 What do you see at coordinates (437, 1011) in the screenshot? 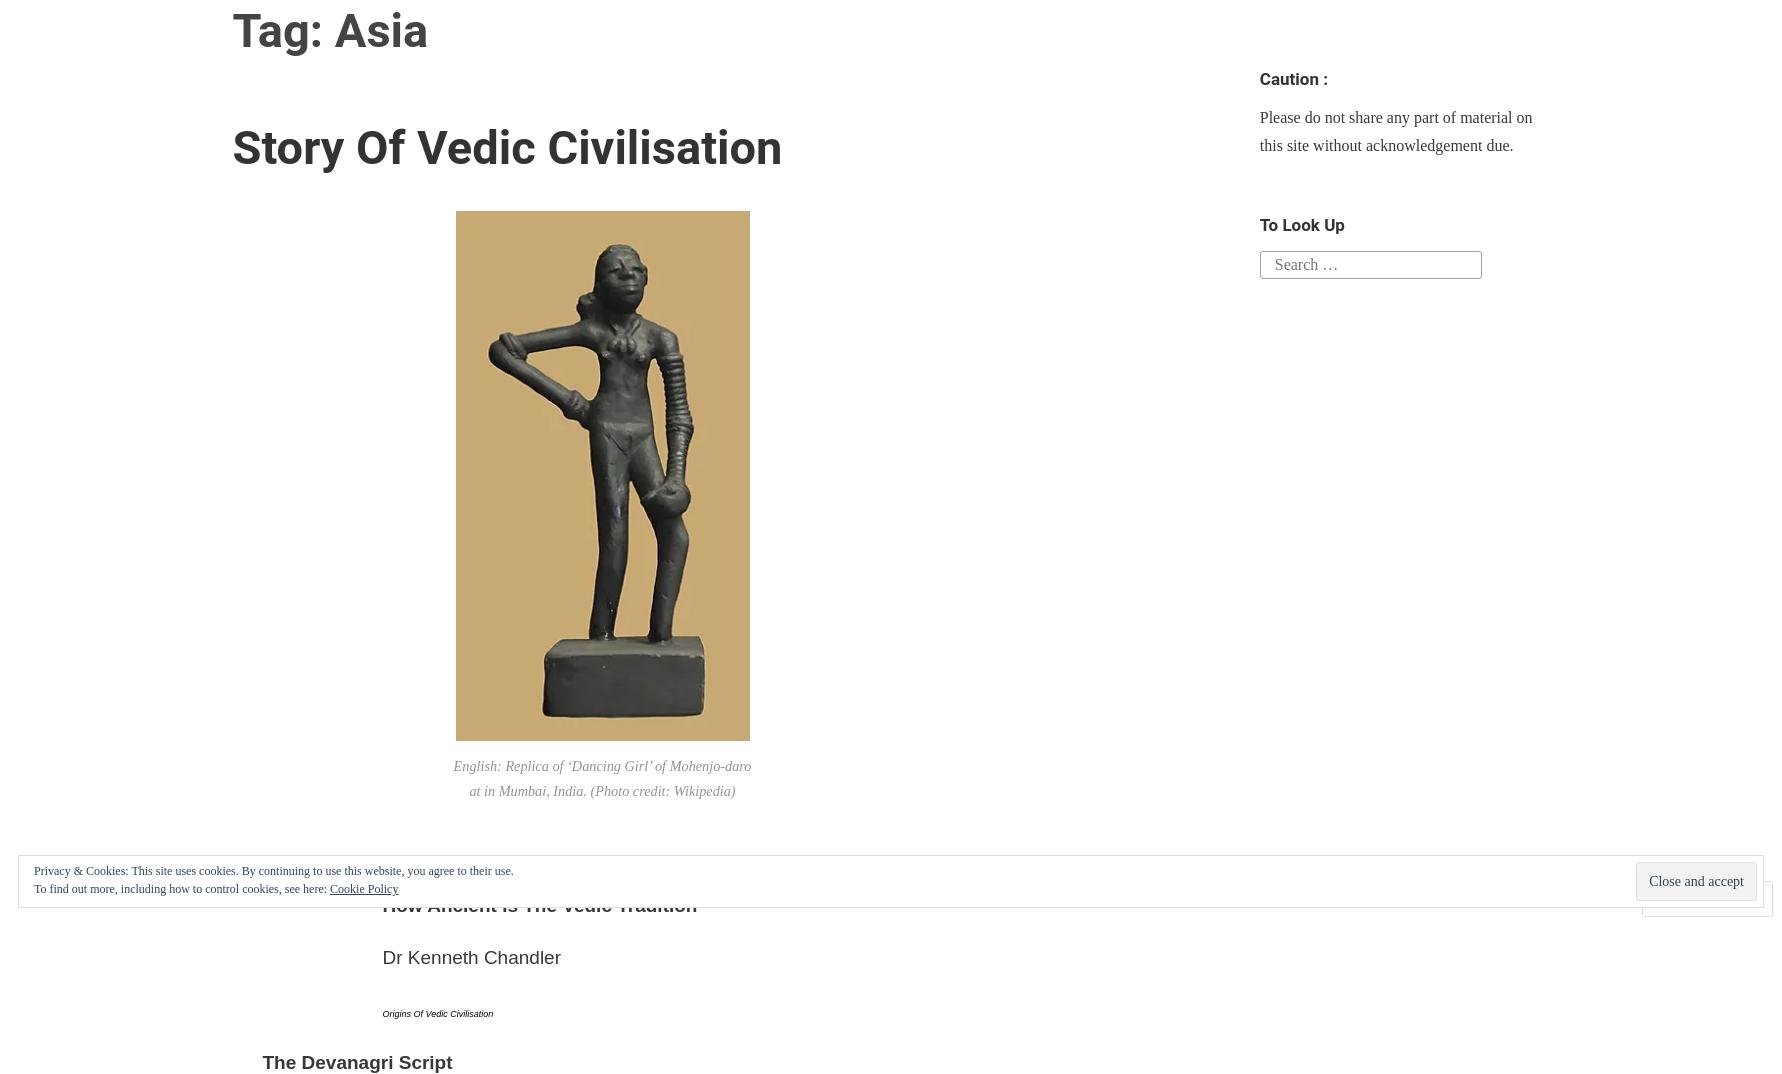
I see `'Origins Of Vedic Civilisation'` at bounding box center [437, 1011].